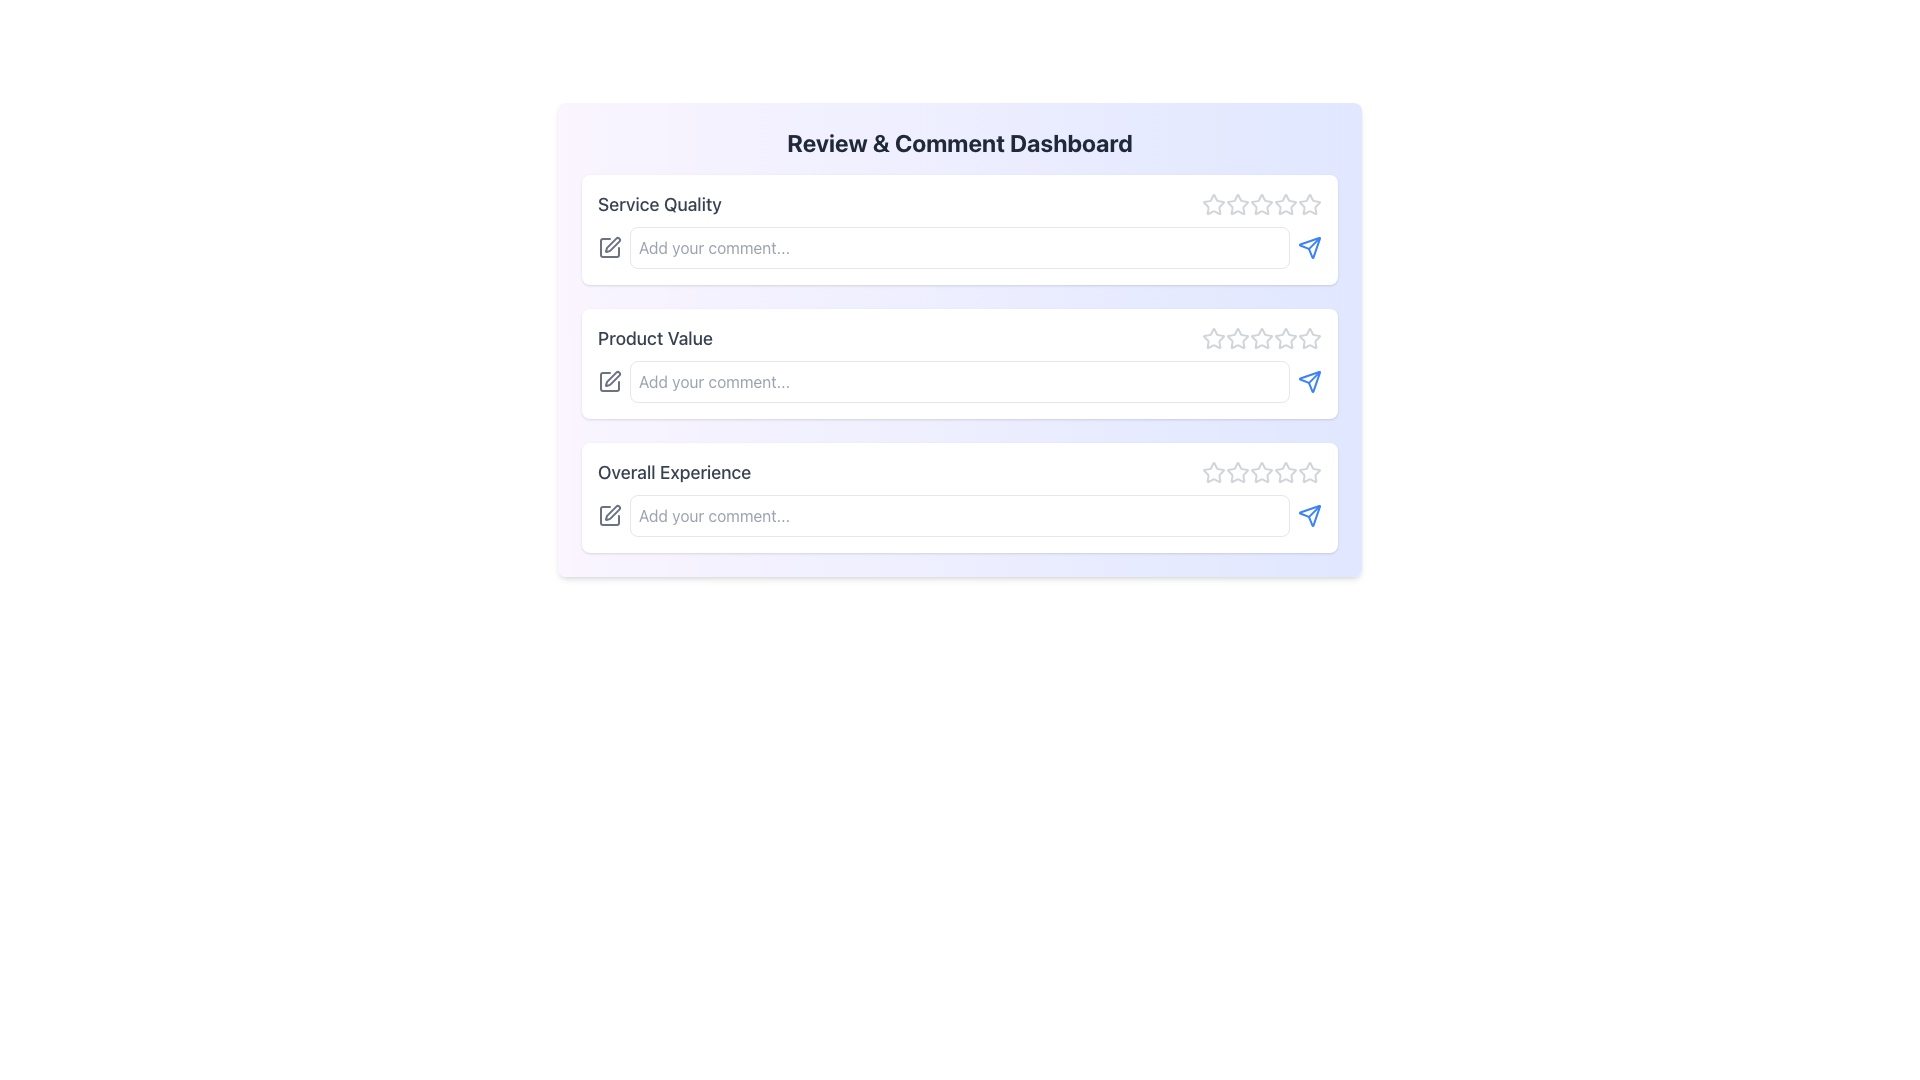 The width and height of the screenshot is (1920, 1080). What do you see at coordinates (1310, 473) in the screenshot?
I see `the fifth gray star icon in the Overall Experience section to indicate a 5-star rating` at bounding box center [1310, 473].